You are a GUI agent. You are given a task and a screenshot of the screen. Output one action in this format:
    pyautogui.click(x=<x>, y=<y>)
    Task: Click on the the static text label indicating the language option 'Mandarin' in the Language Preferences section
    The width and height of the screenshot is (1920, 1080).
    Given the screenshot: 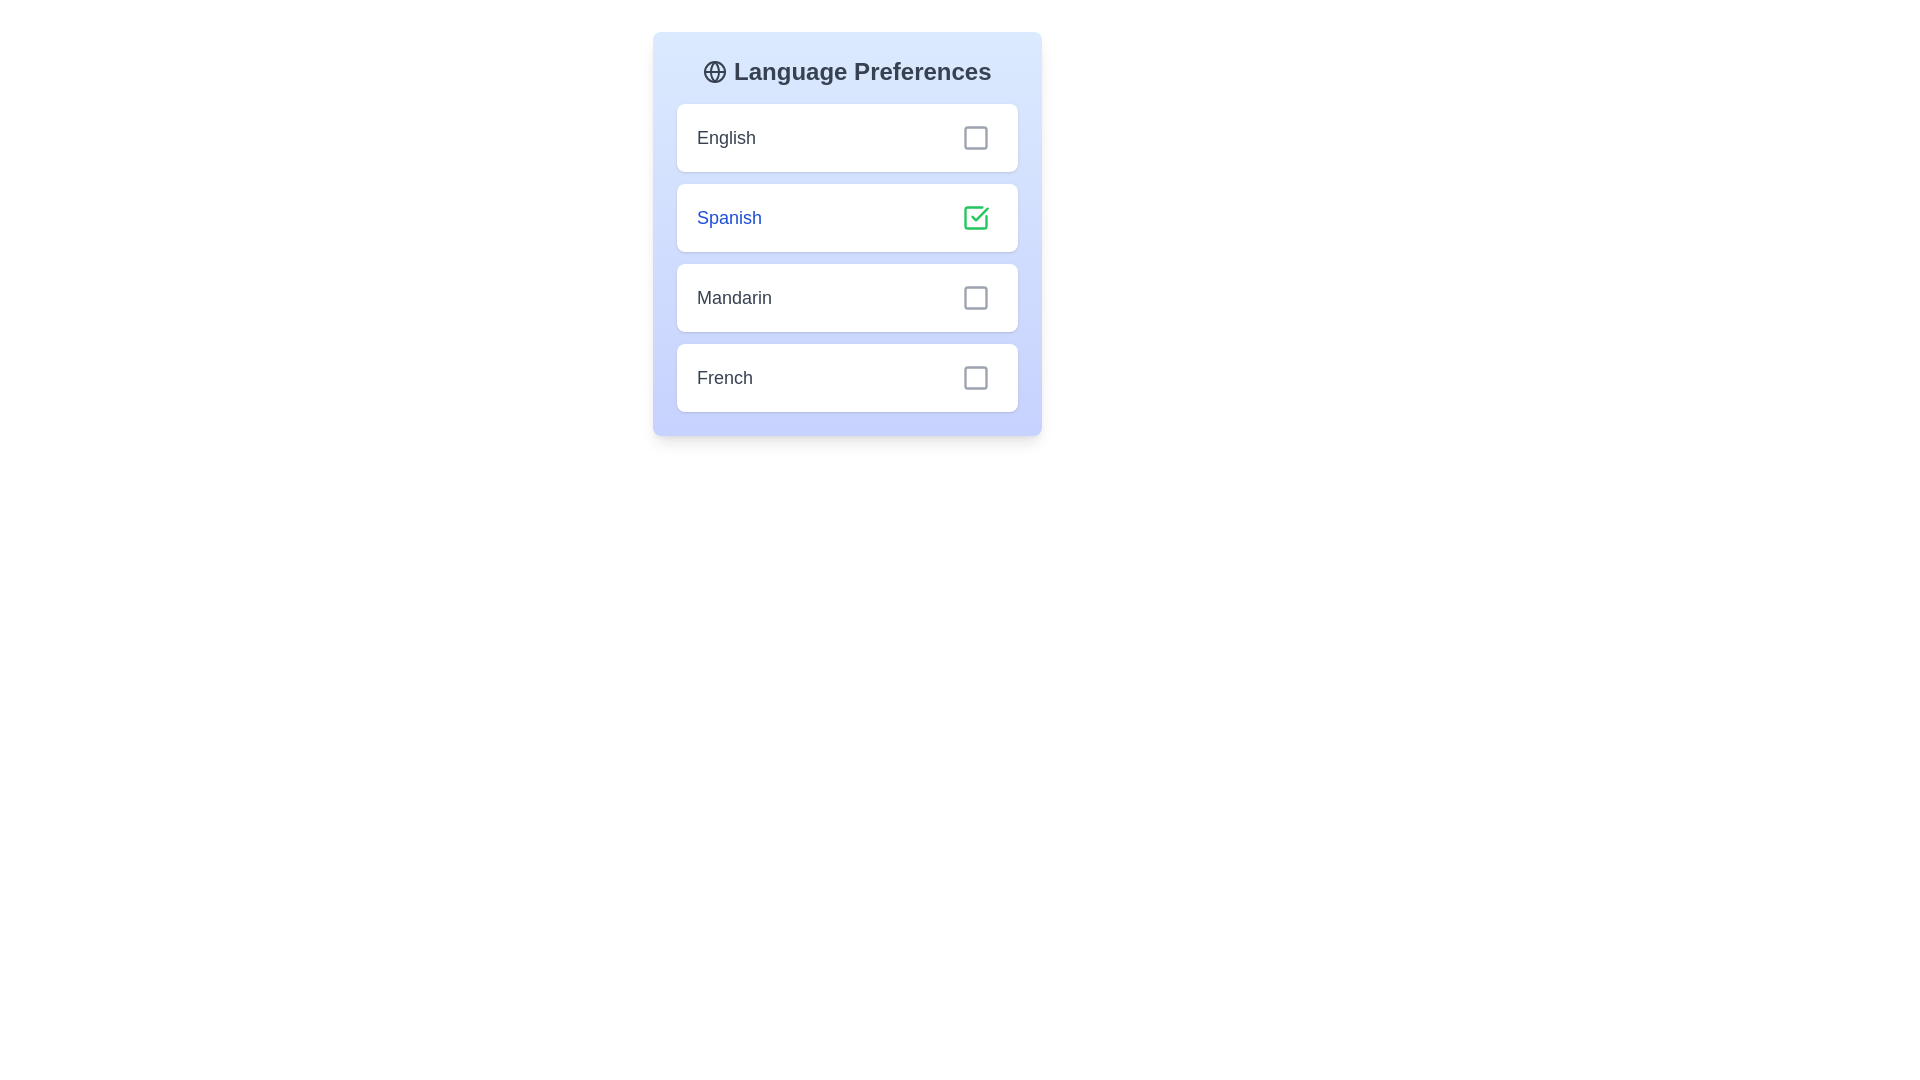 What is the action you would take?
    pyautogui.click(x=733, y=297)
    